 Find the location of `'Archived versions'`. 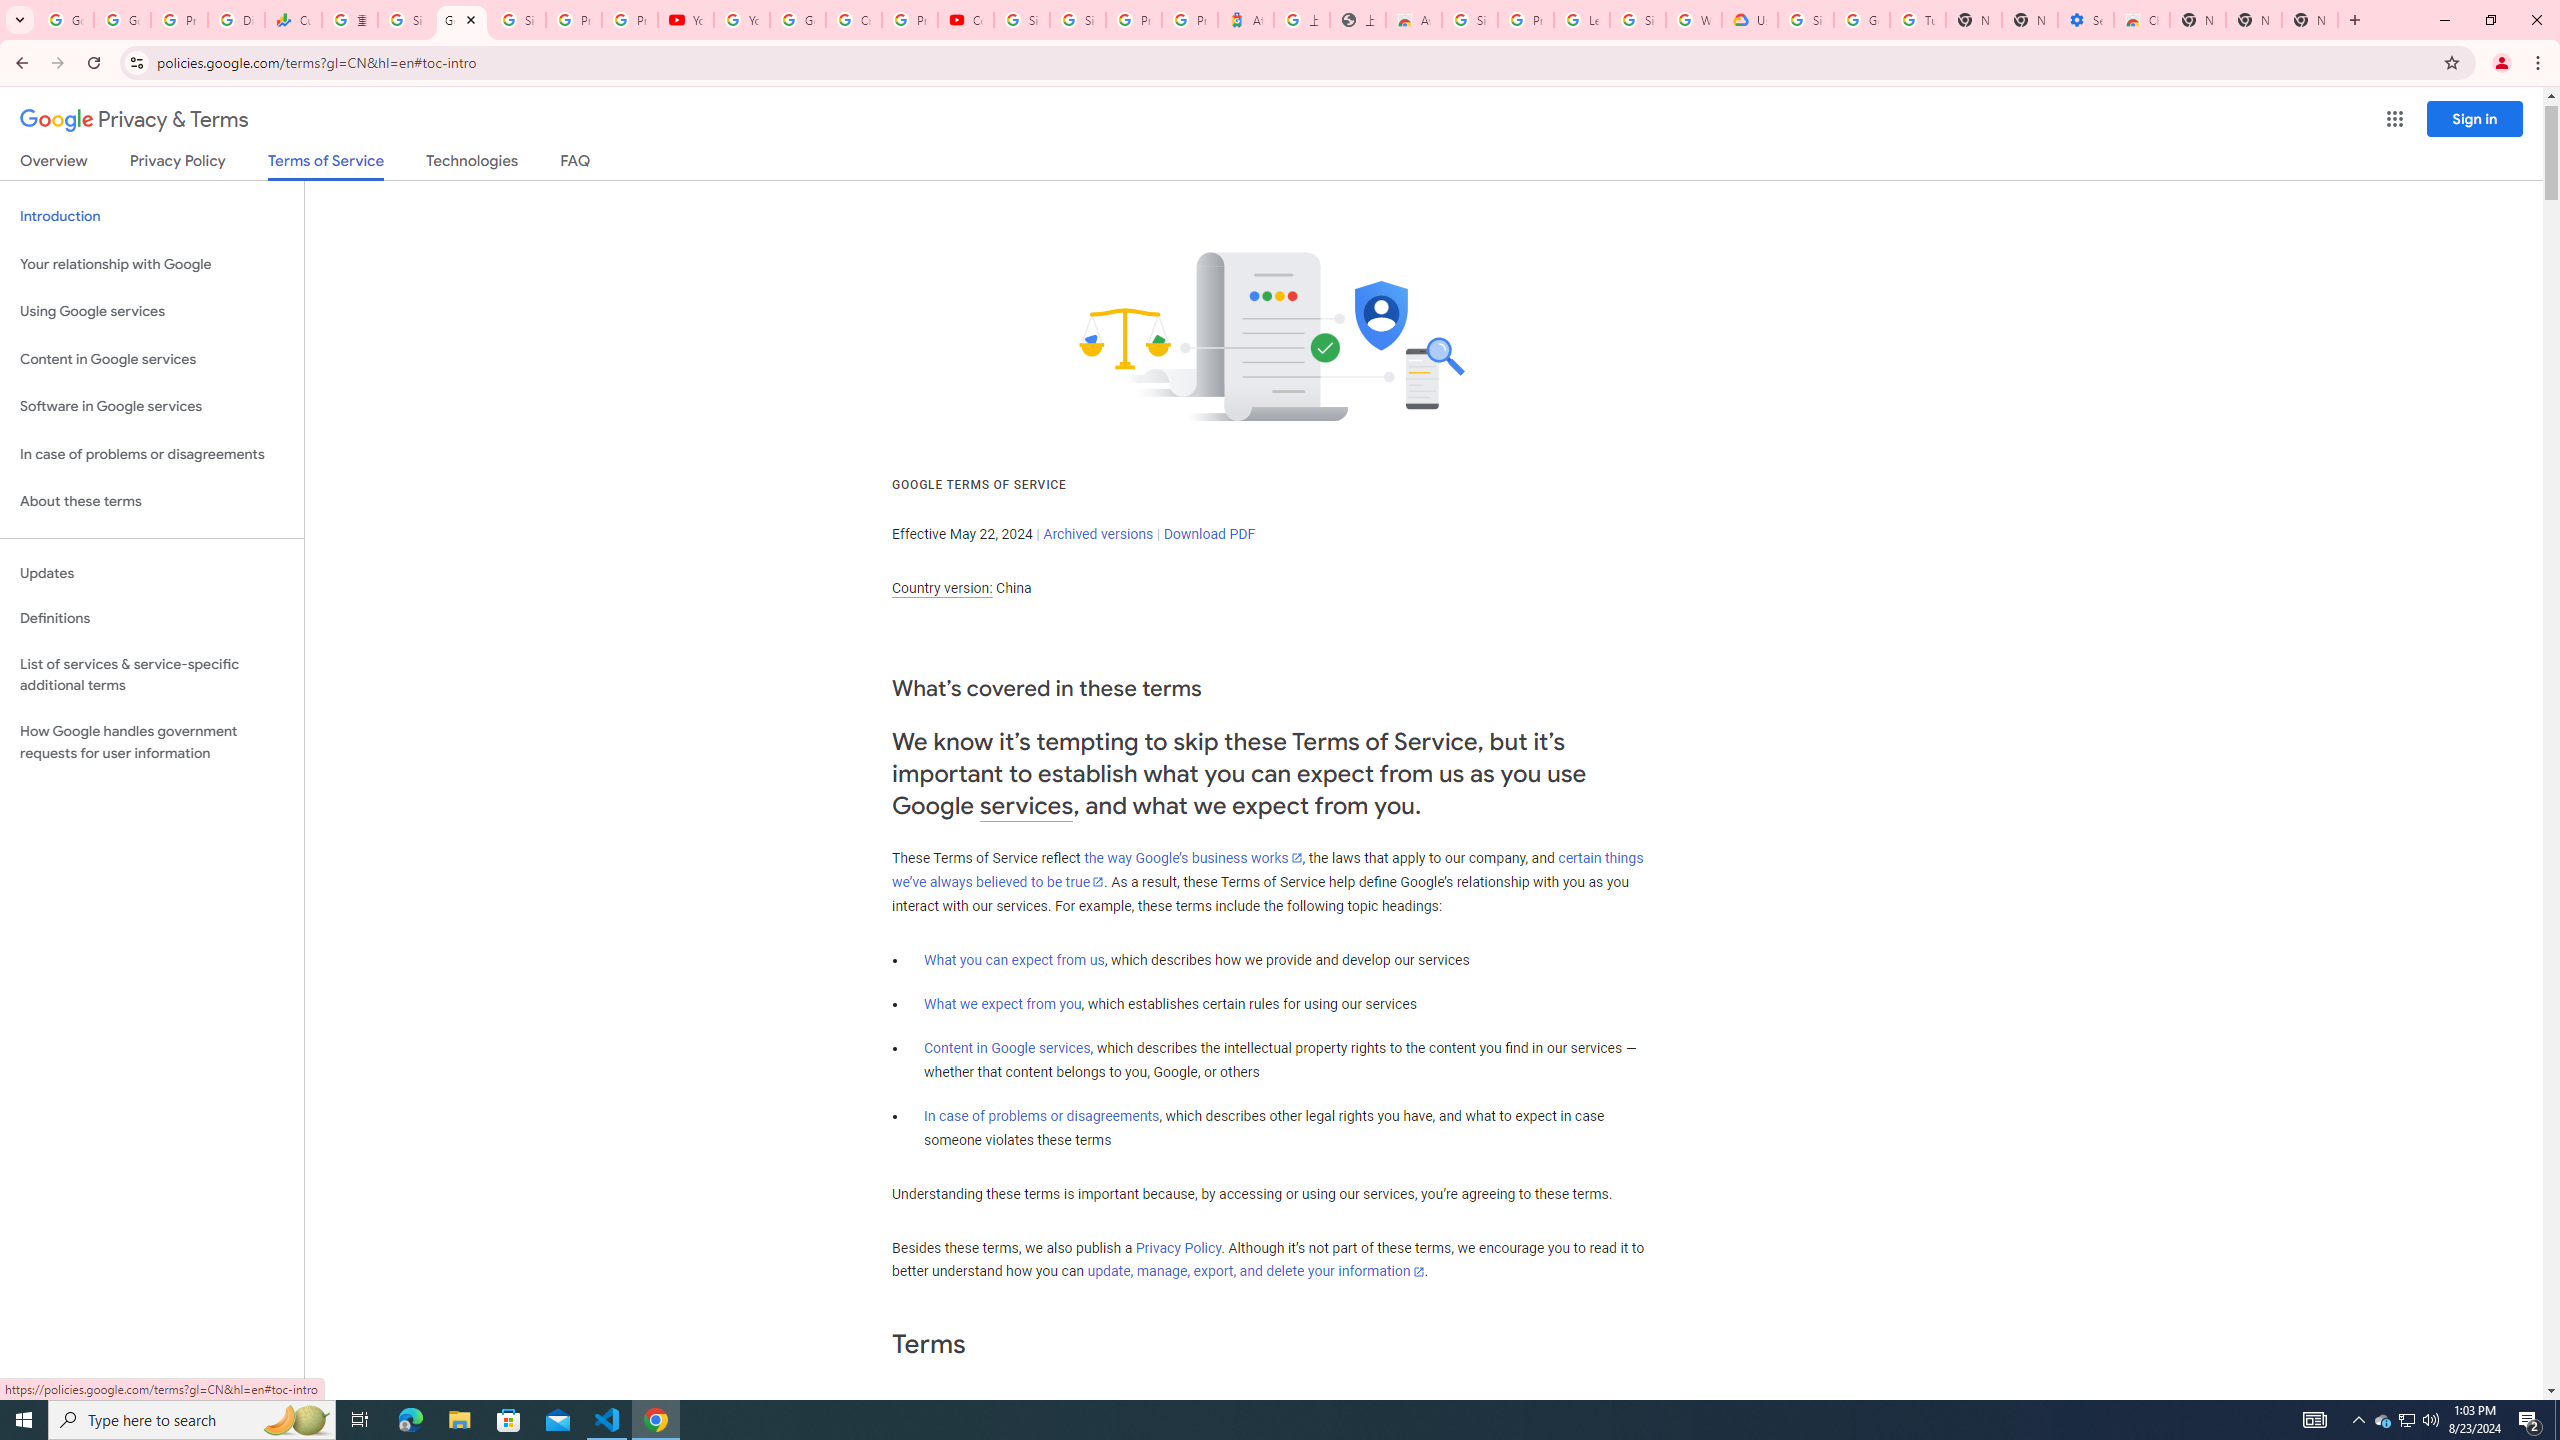

'Archived versions' is located at coordinates (1097, 533).